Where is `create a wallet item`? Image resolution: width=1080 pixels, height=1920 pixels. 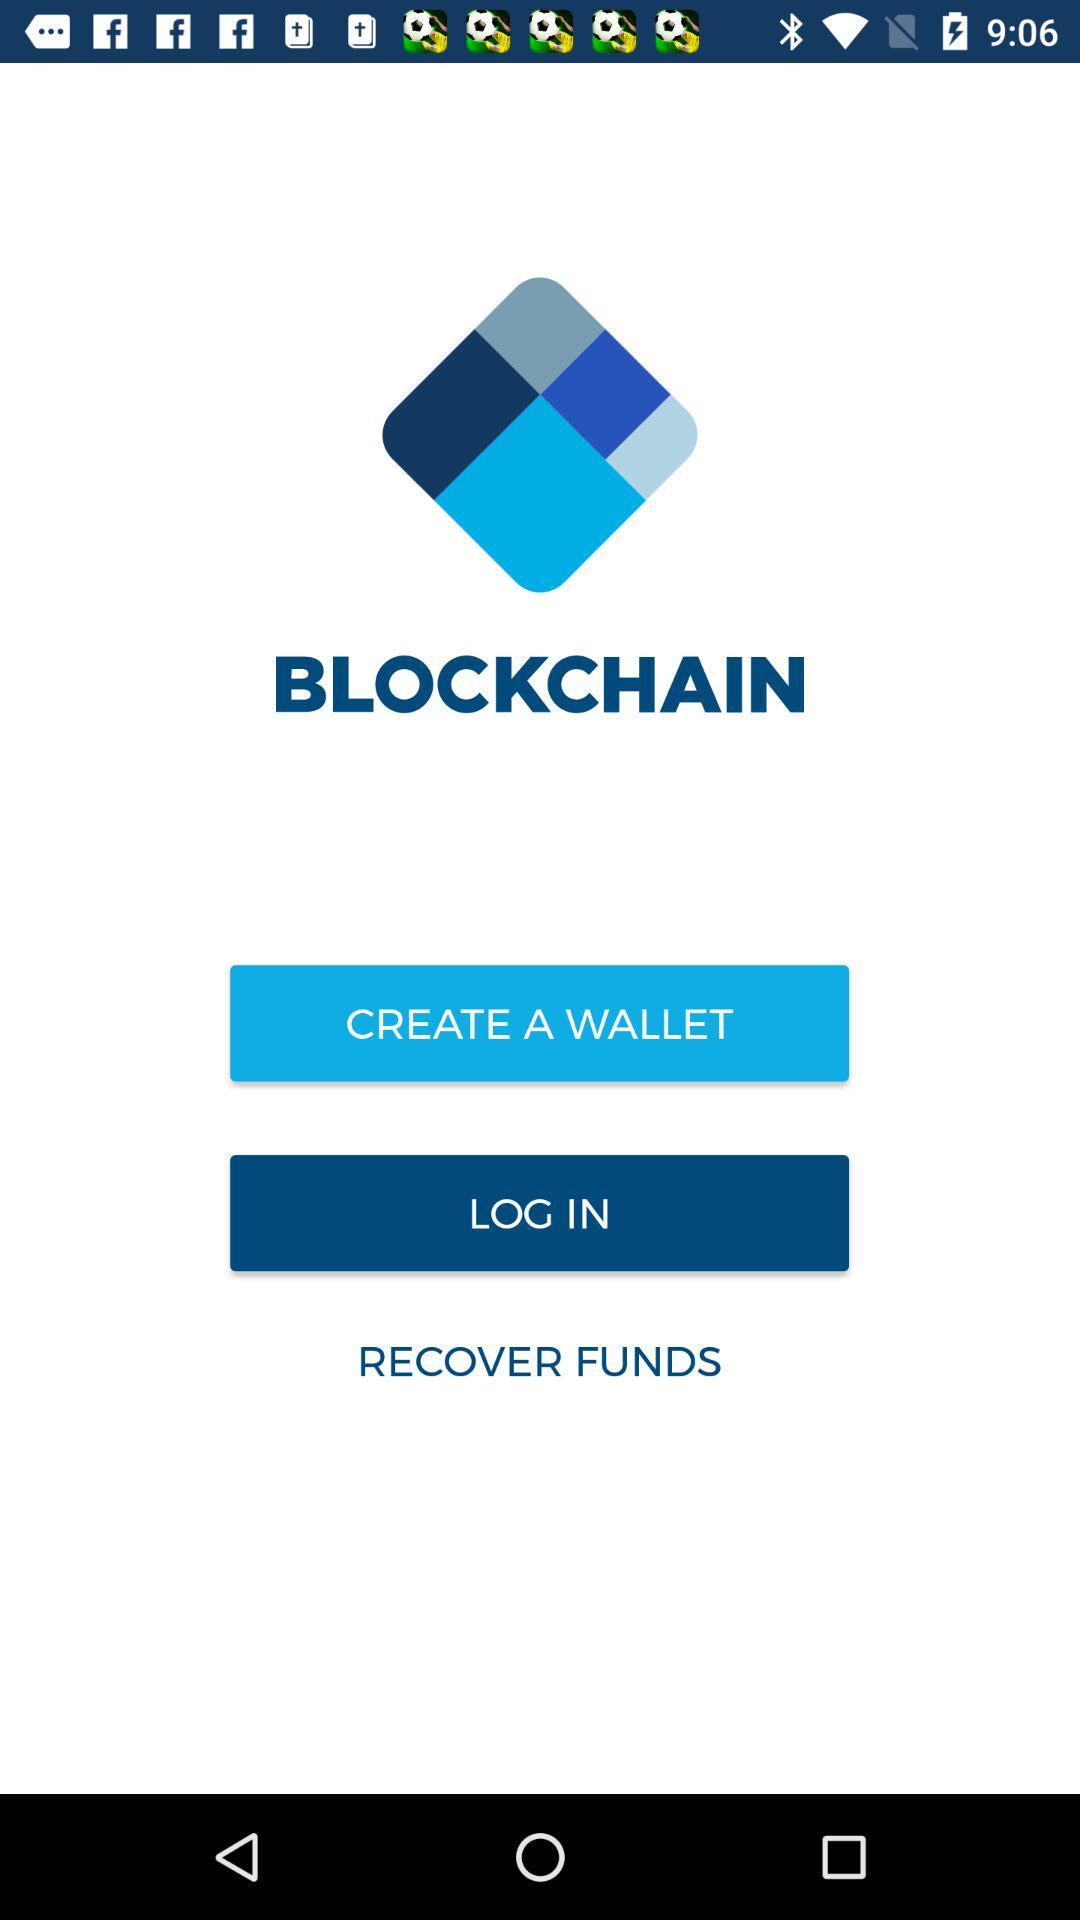 create a wallet item is located at coordinates (538, 1023).